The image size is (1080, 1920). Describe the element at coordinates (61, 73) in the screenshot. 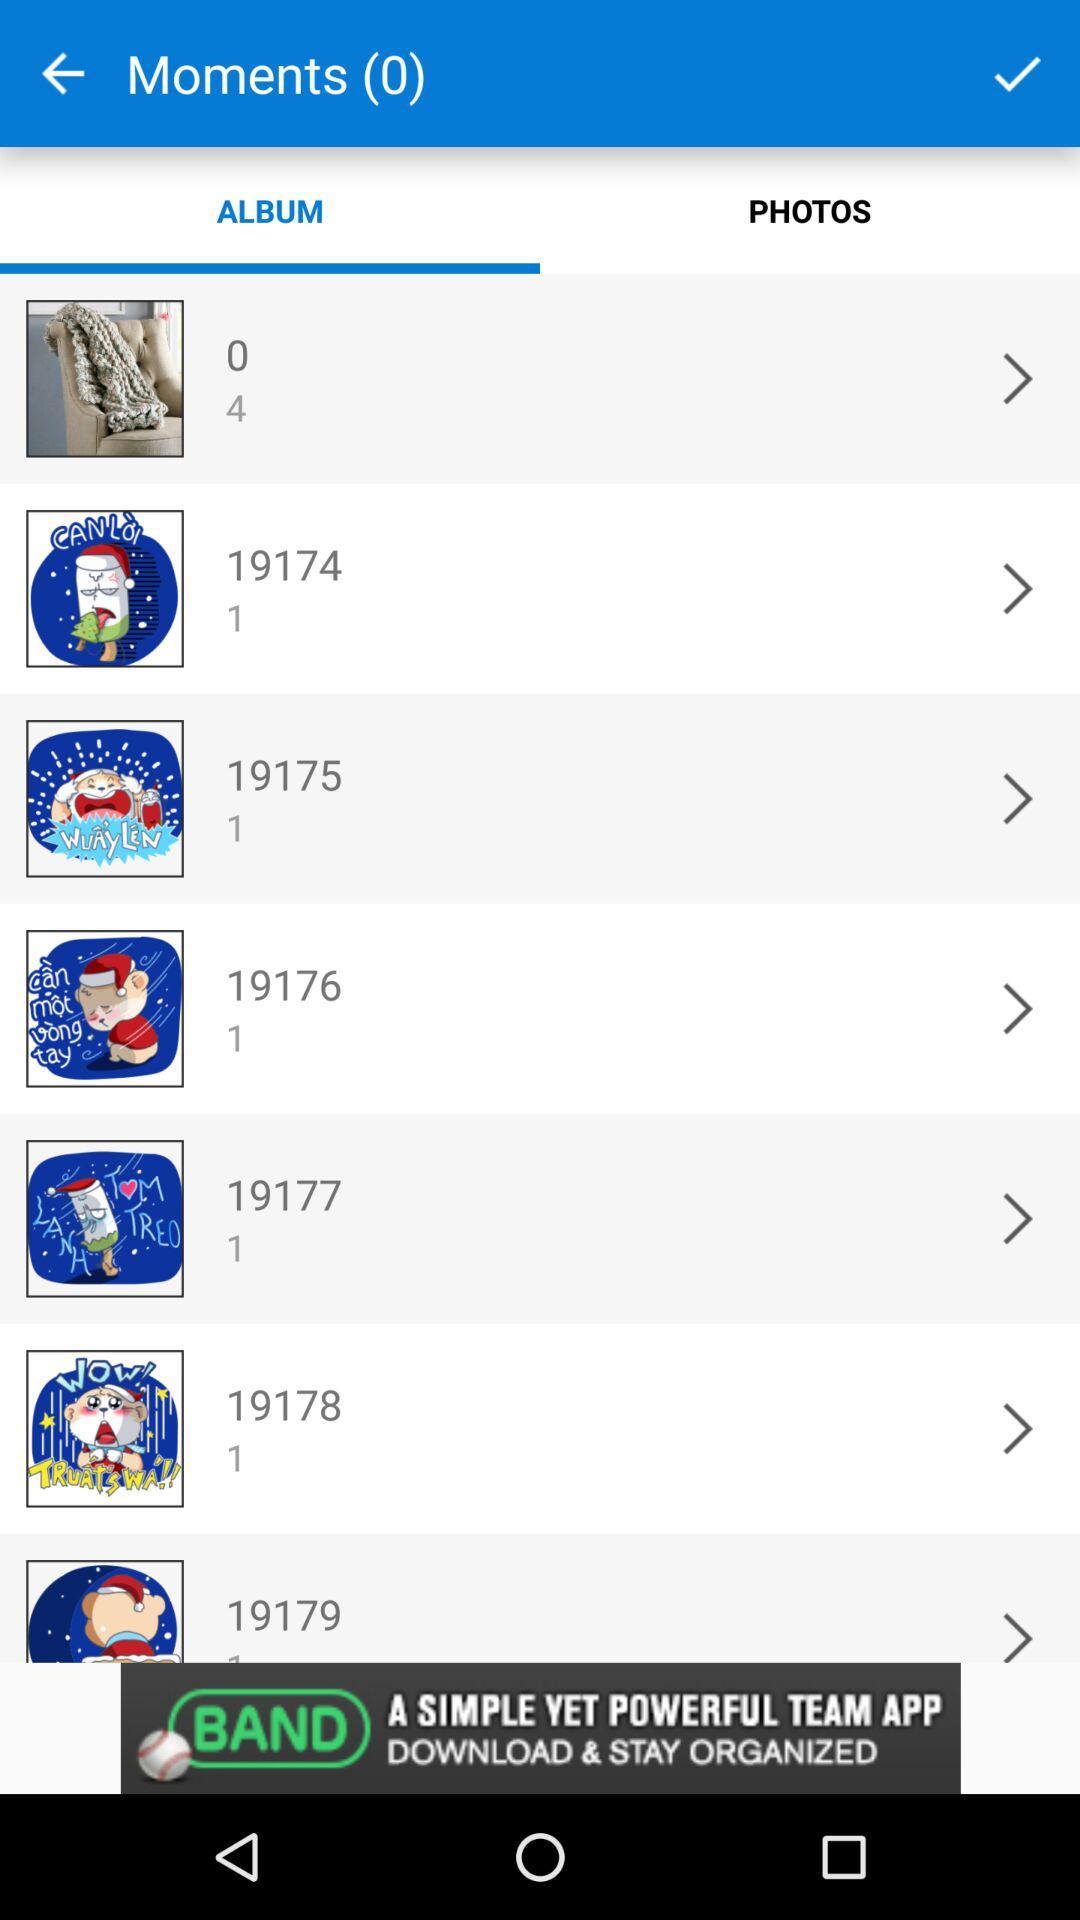

I see `go back` at that location.